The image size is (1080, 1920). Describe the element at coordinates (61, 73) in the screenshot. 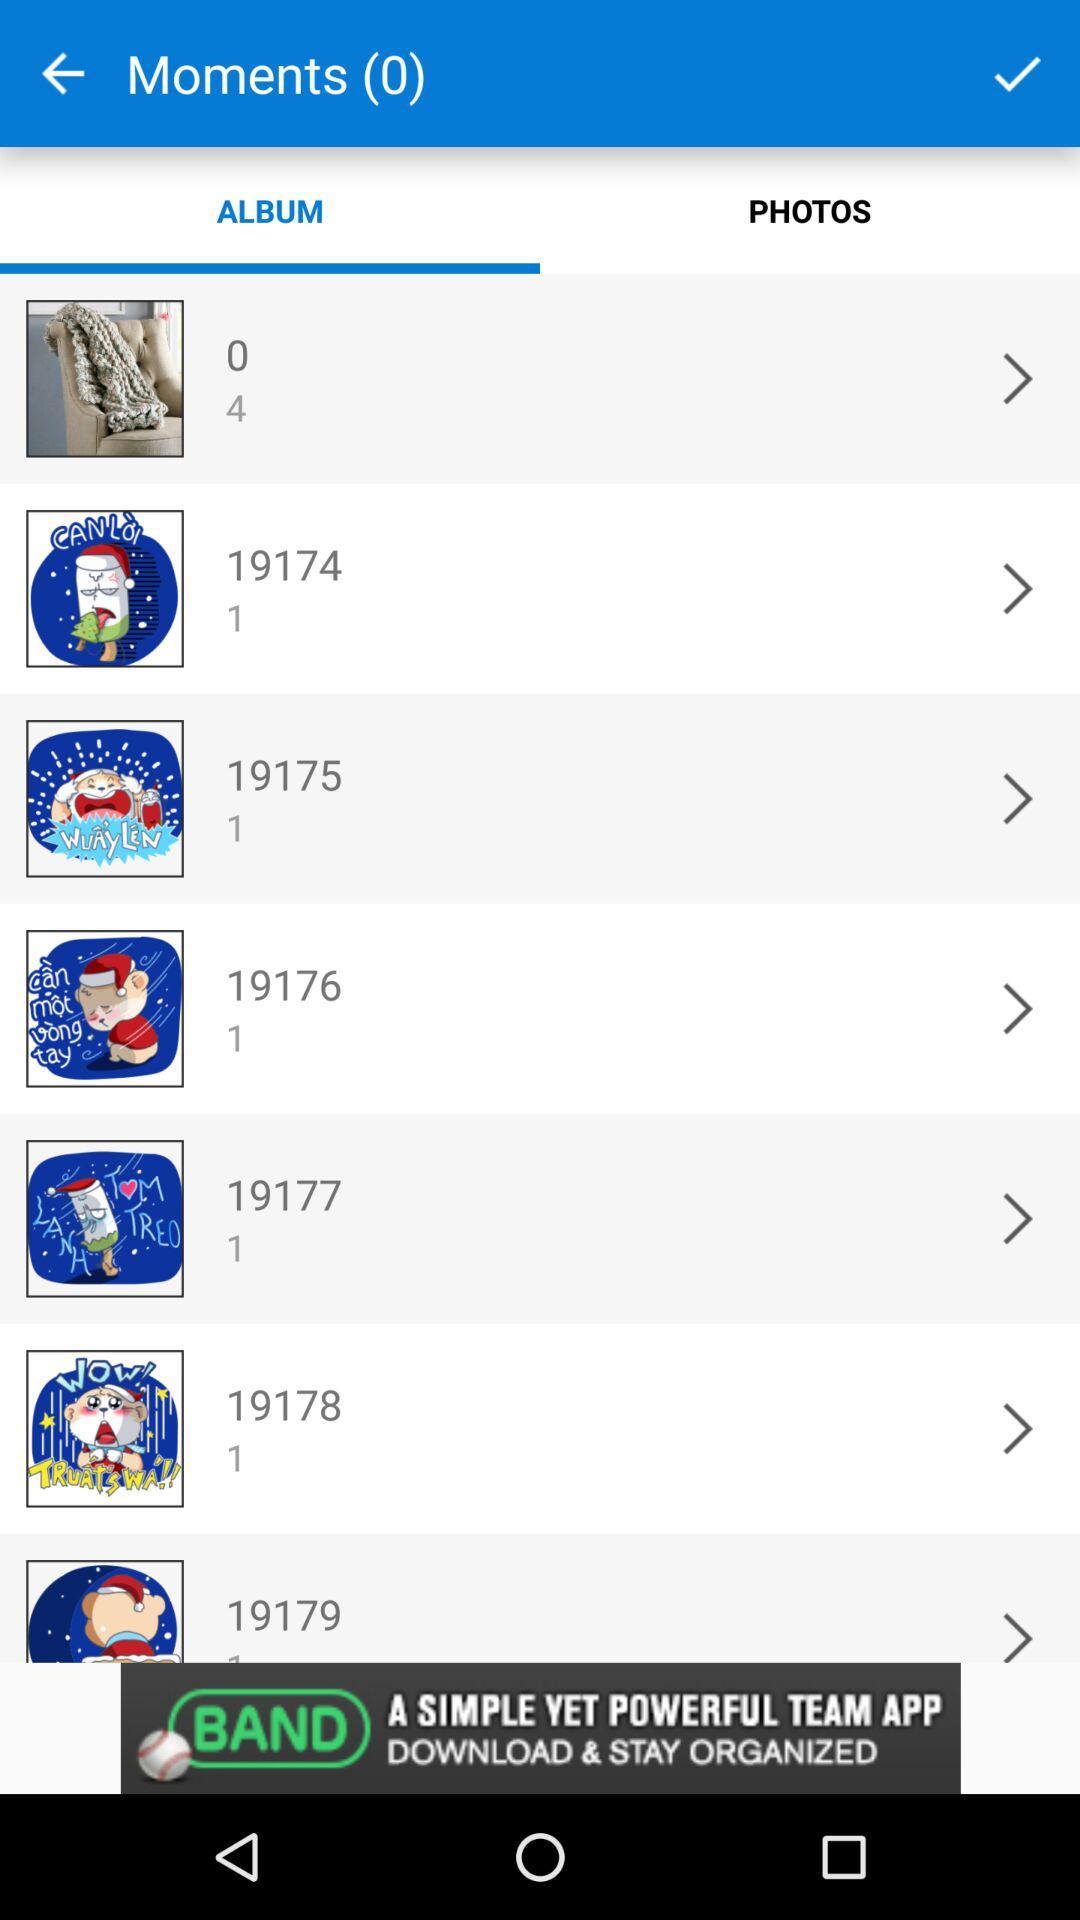

I see `go back` at that location.